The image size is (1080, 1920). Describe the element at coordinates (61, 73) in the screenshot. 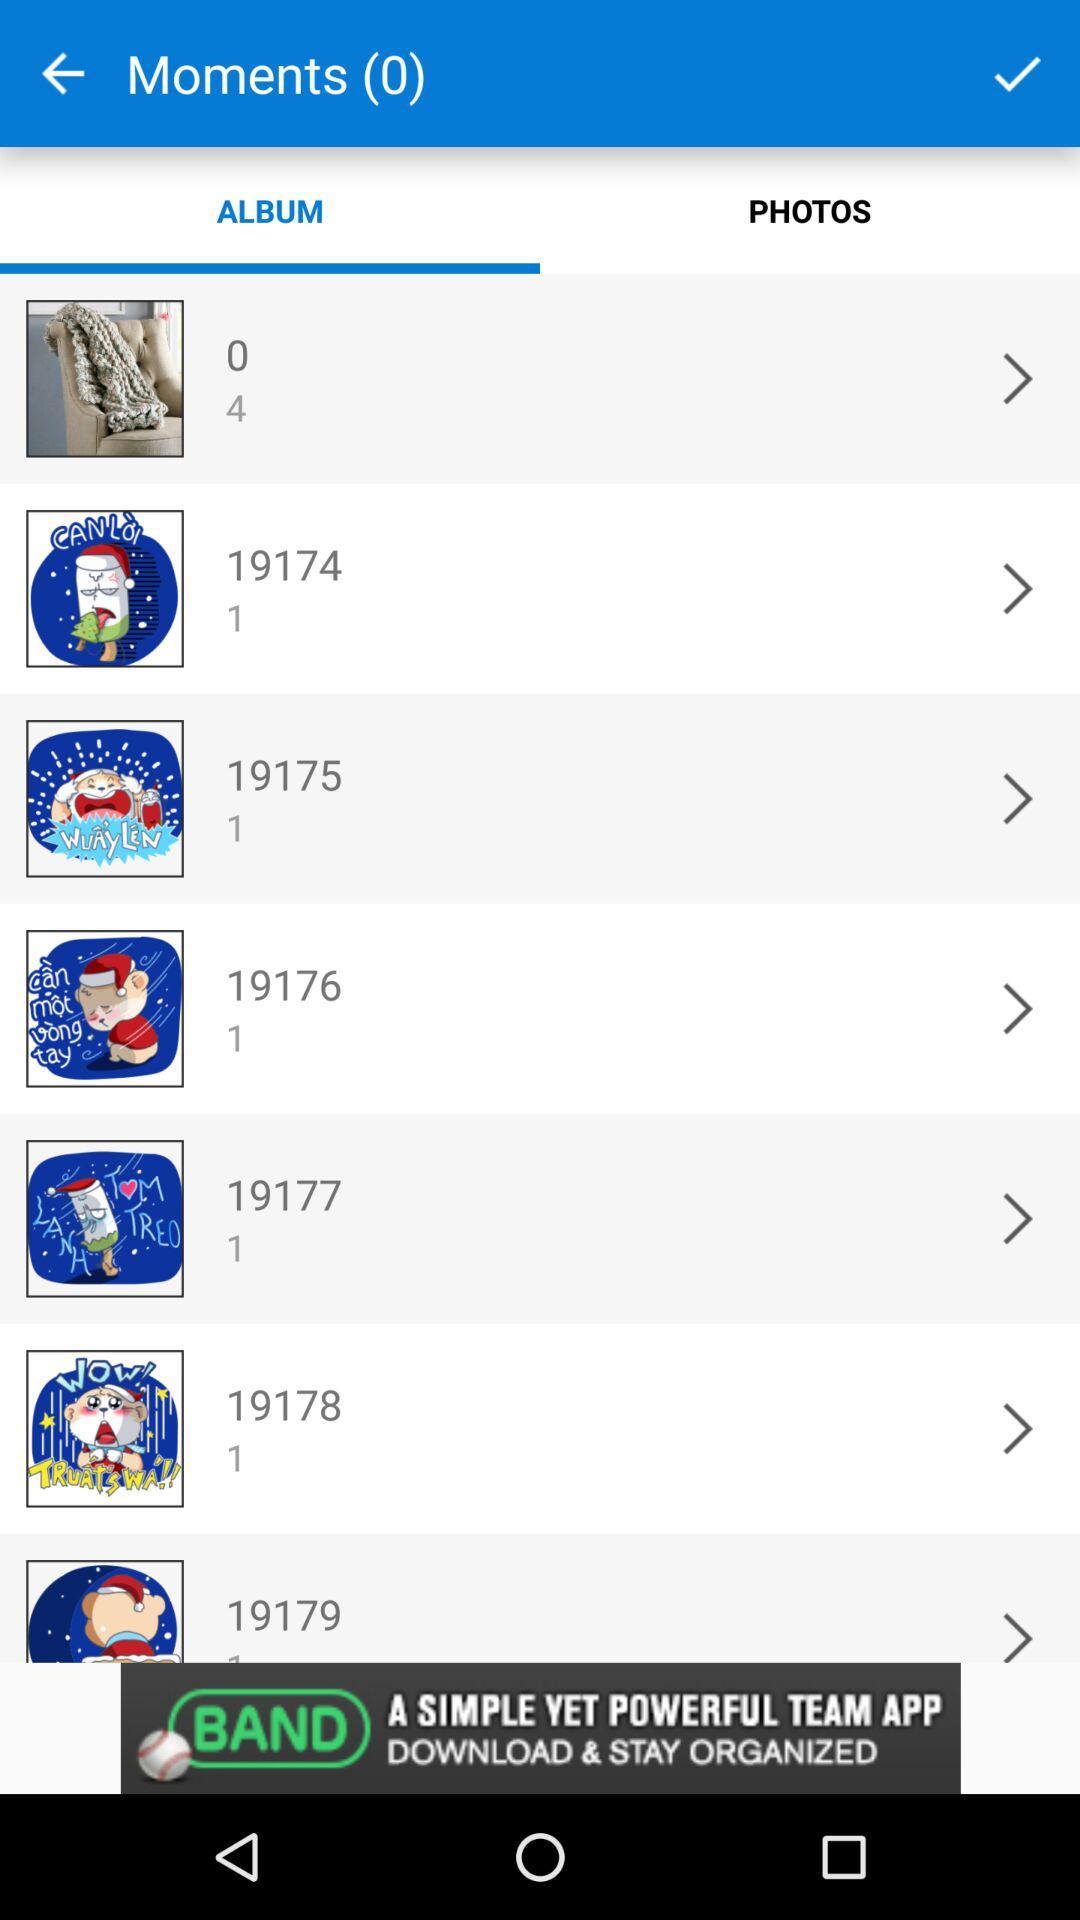

I see `go back` at that location.